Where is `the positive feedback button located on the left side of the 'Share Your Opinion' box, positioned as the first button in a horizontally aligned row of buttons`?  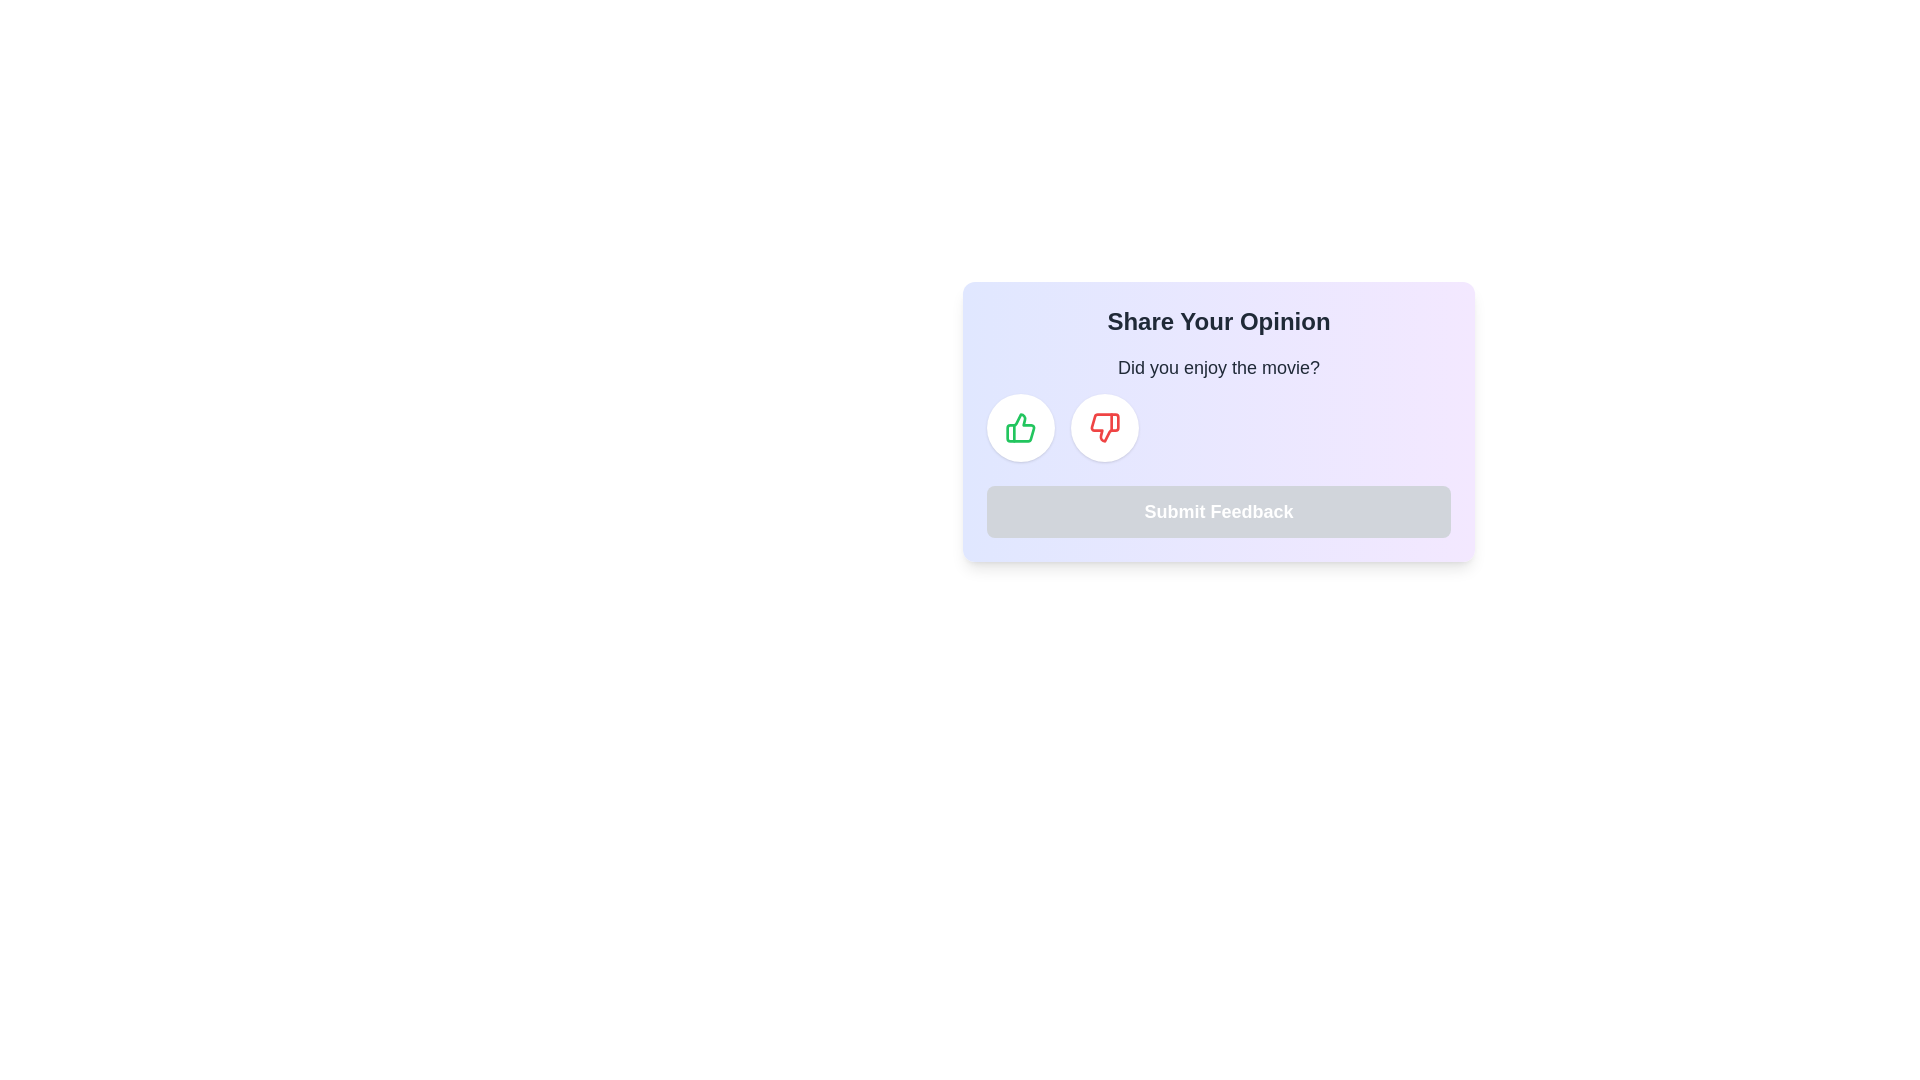 the positive feedback button located on the left side of the 'Share Your Opinion' box, positioned as the first button in a horizontally aligned row of buttons is located at coordinates (1021, 427).